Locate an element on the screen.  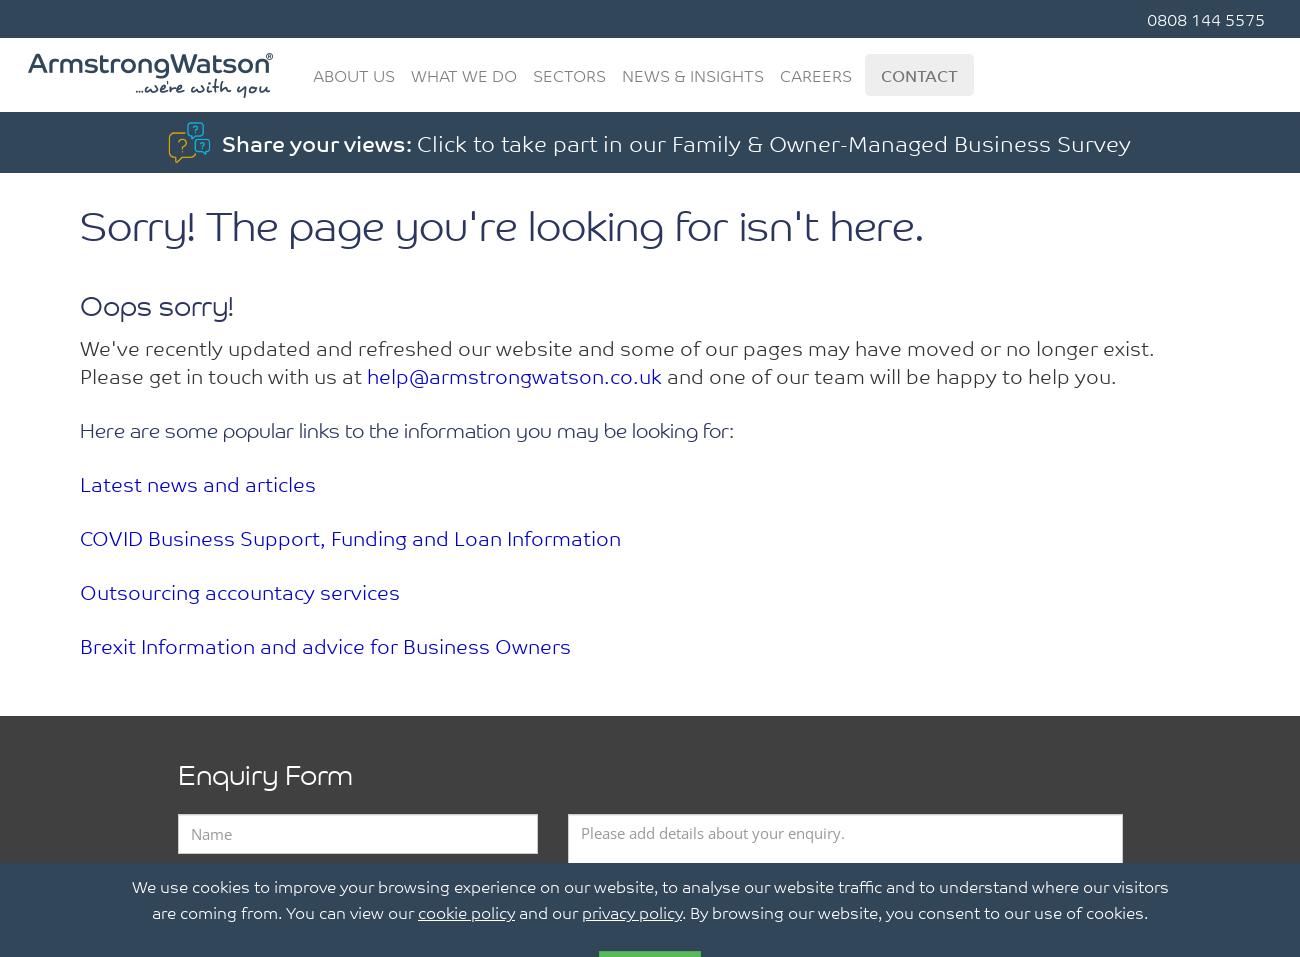
'Share your views:' is located at coordinates (319, 141).